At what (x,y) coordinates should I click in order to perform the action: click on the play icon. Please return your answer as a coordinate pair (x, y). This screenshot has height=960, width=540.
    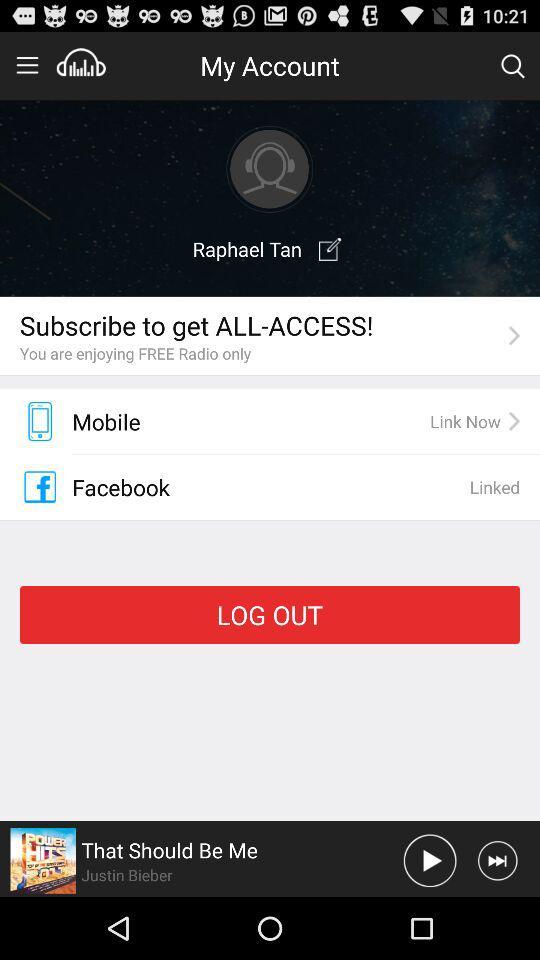
    Looking at the image, I should click on (429, 921).